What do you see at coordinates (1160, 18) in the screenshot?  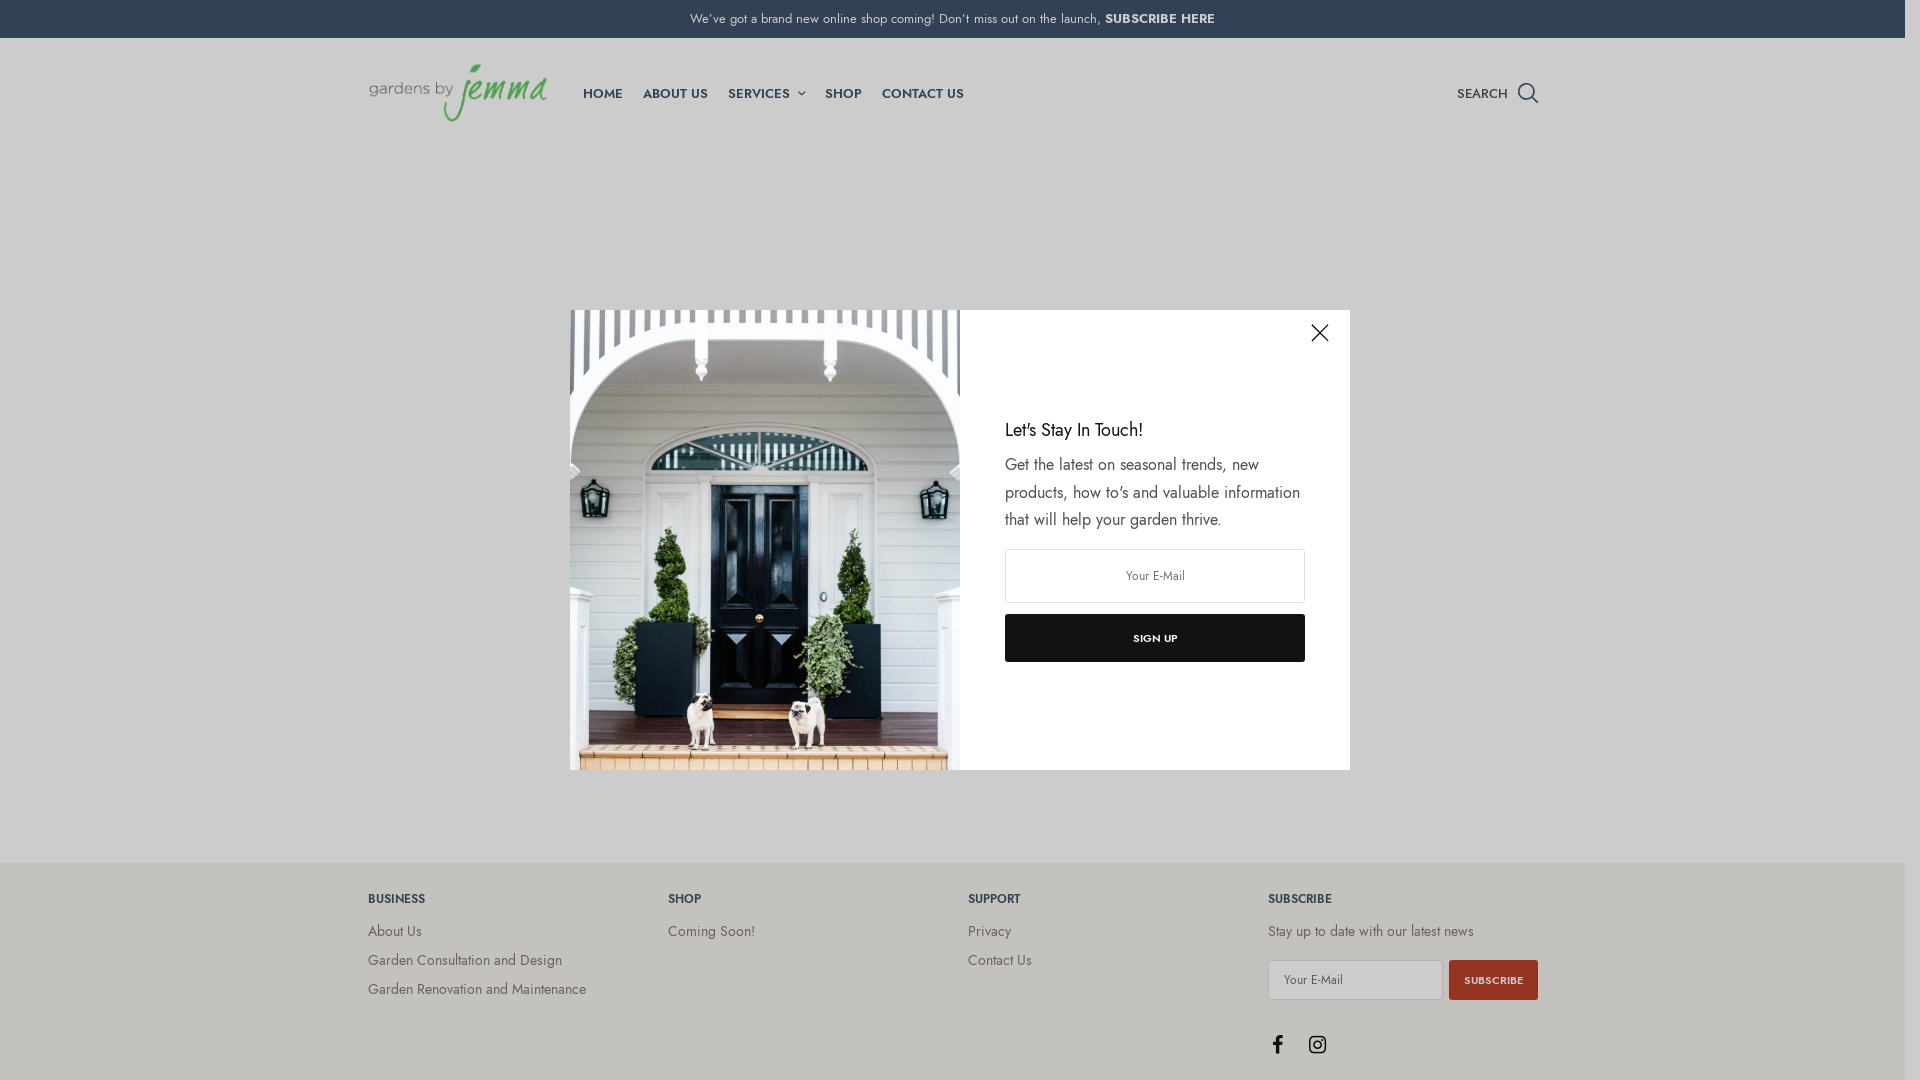 I see `'SUBSCRIBE HERE'` at bounding box center [1160, 18].